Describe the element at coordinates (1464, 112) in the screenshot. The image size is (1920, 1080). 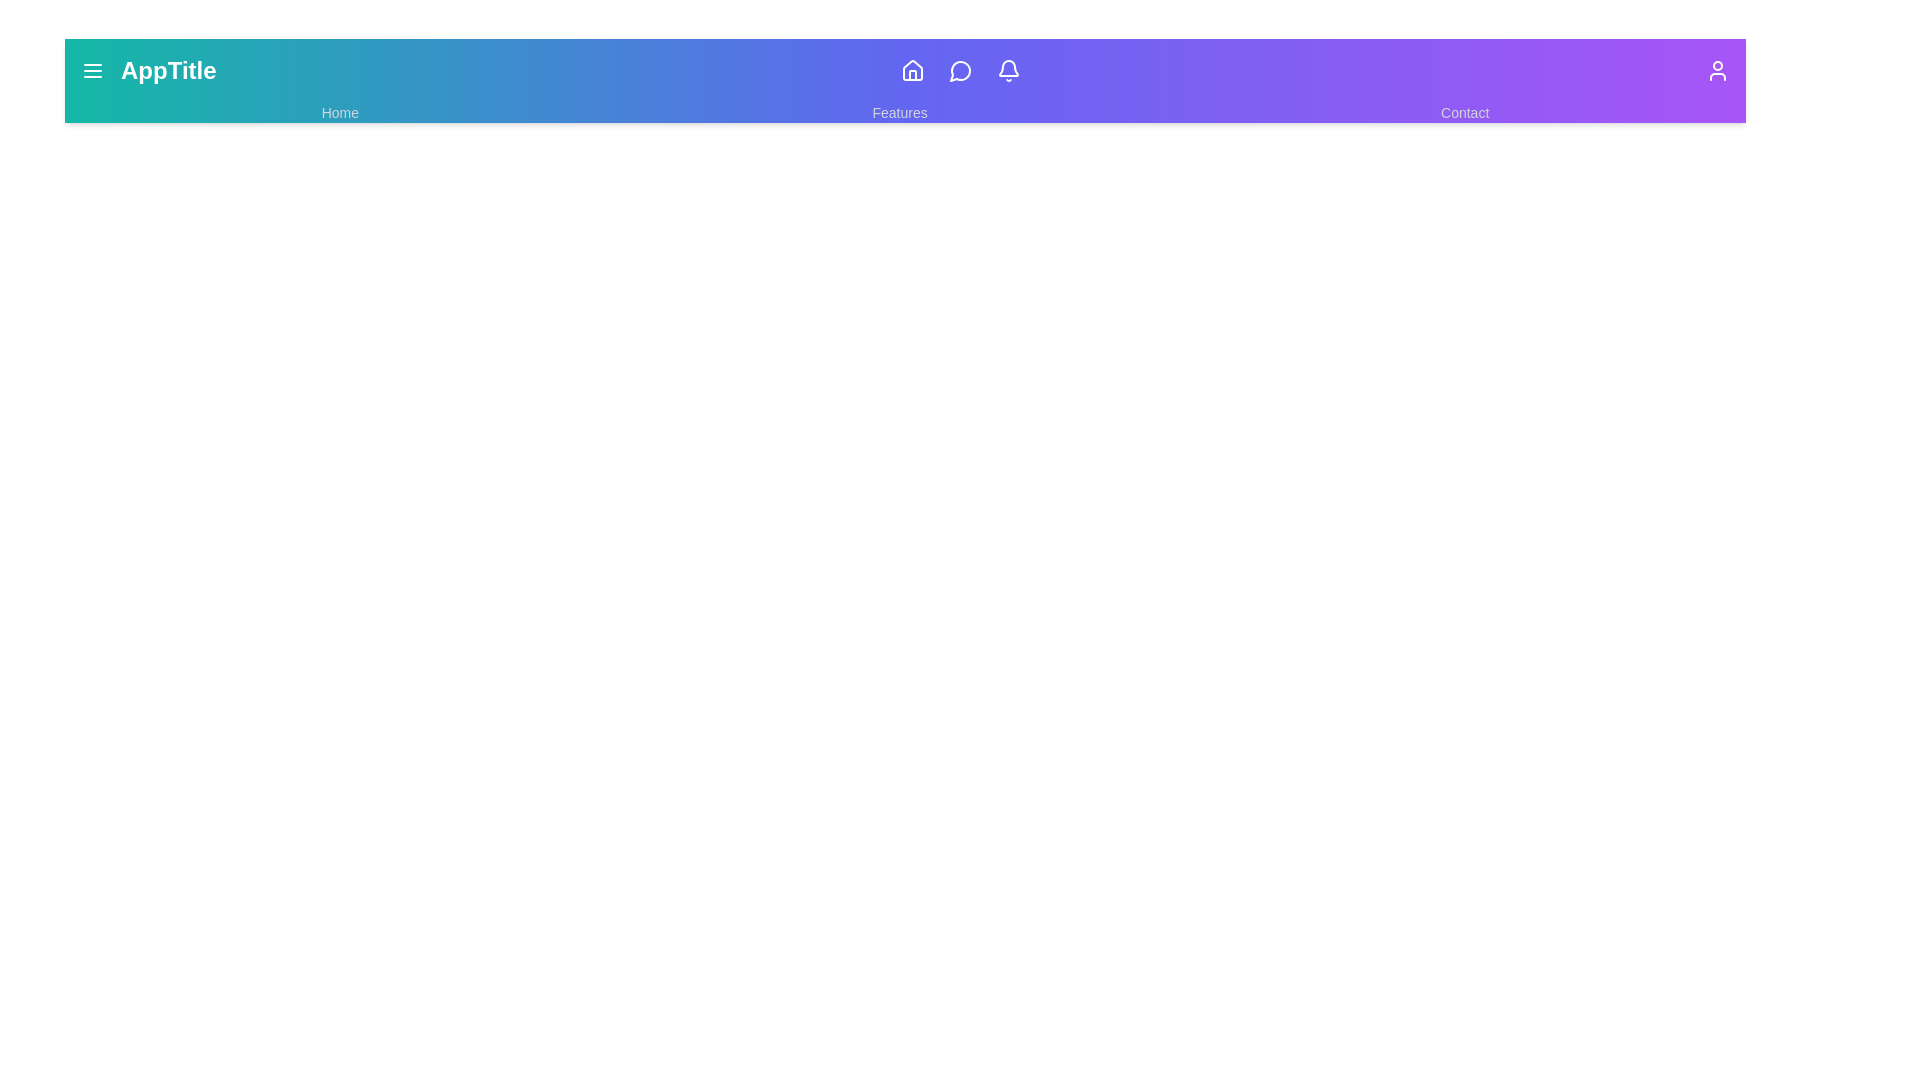
I see `the 'Contact' link in the navbar` at that location.